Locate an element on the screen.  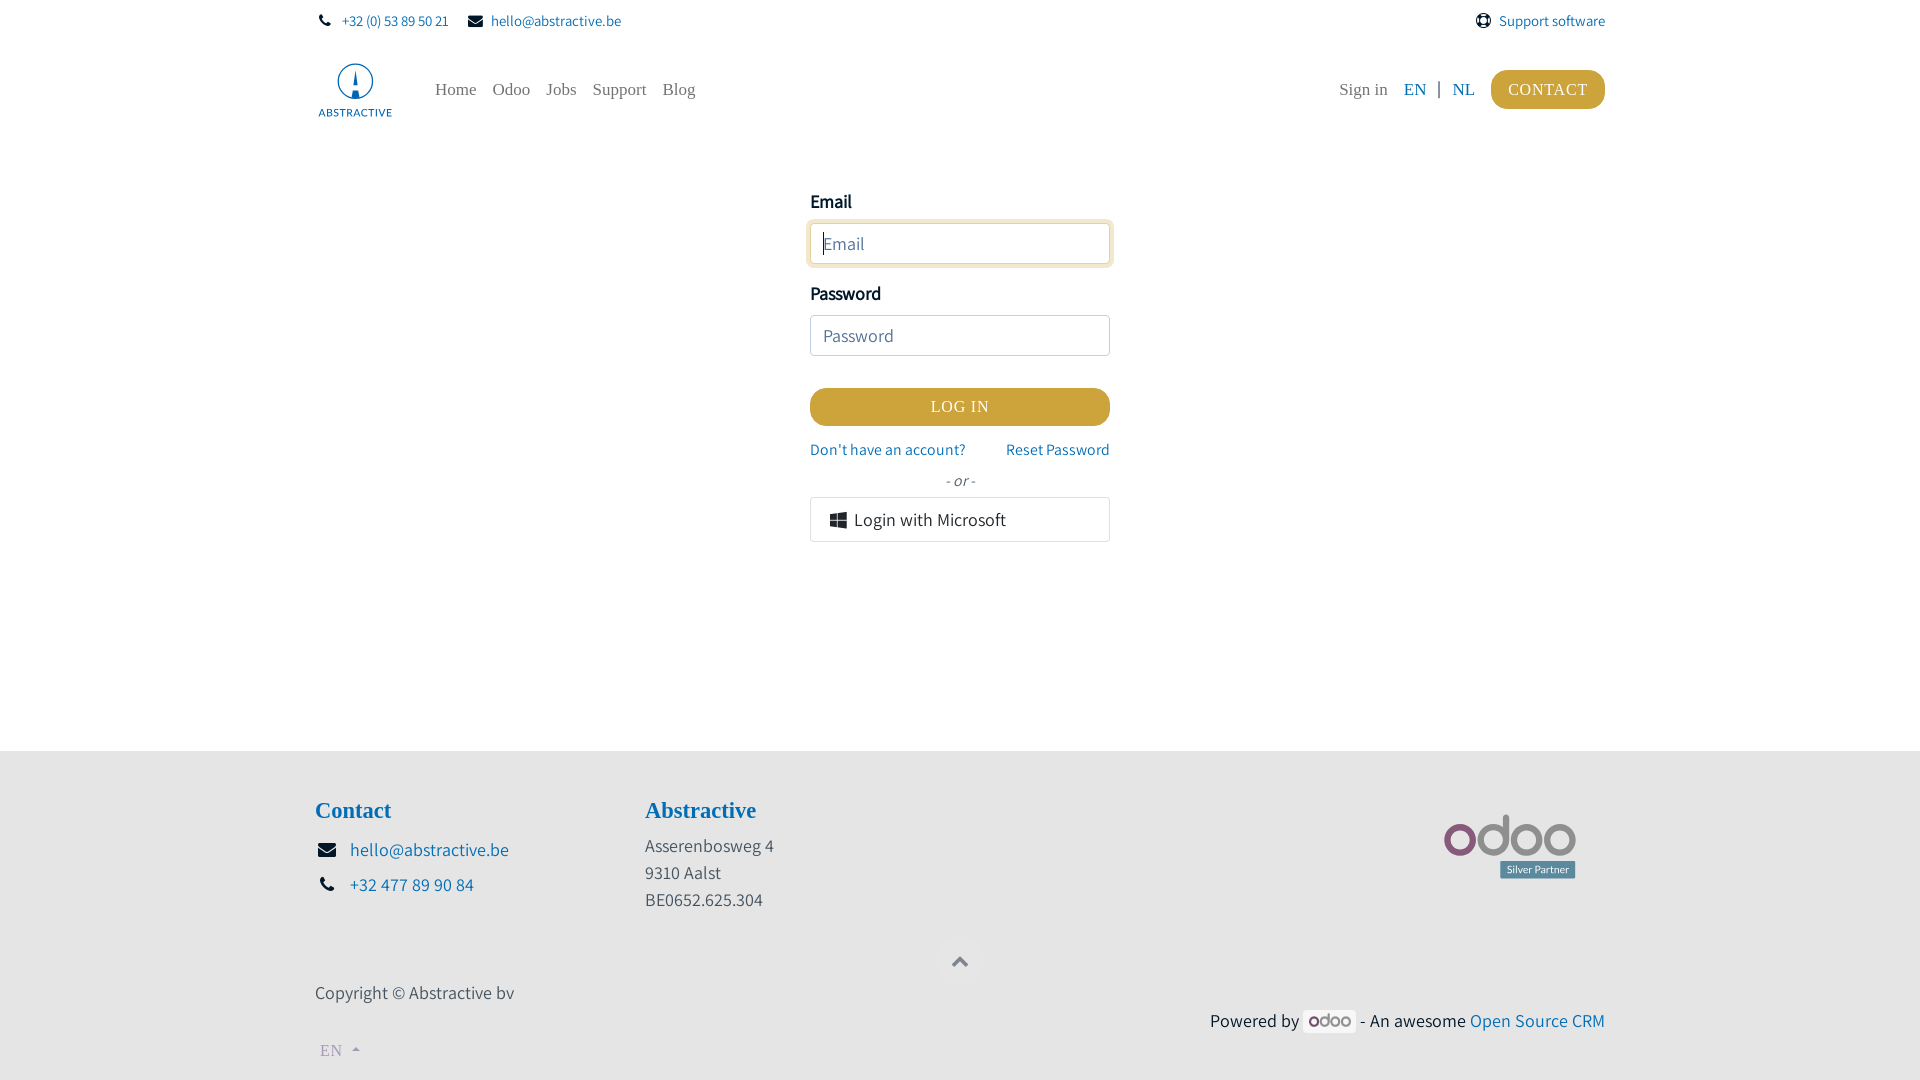
'Home' is located at coordinates (455, 88).